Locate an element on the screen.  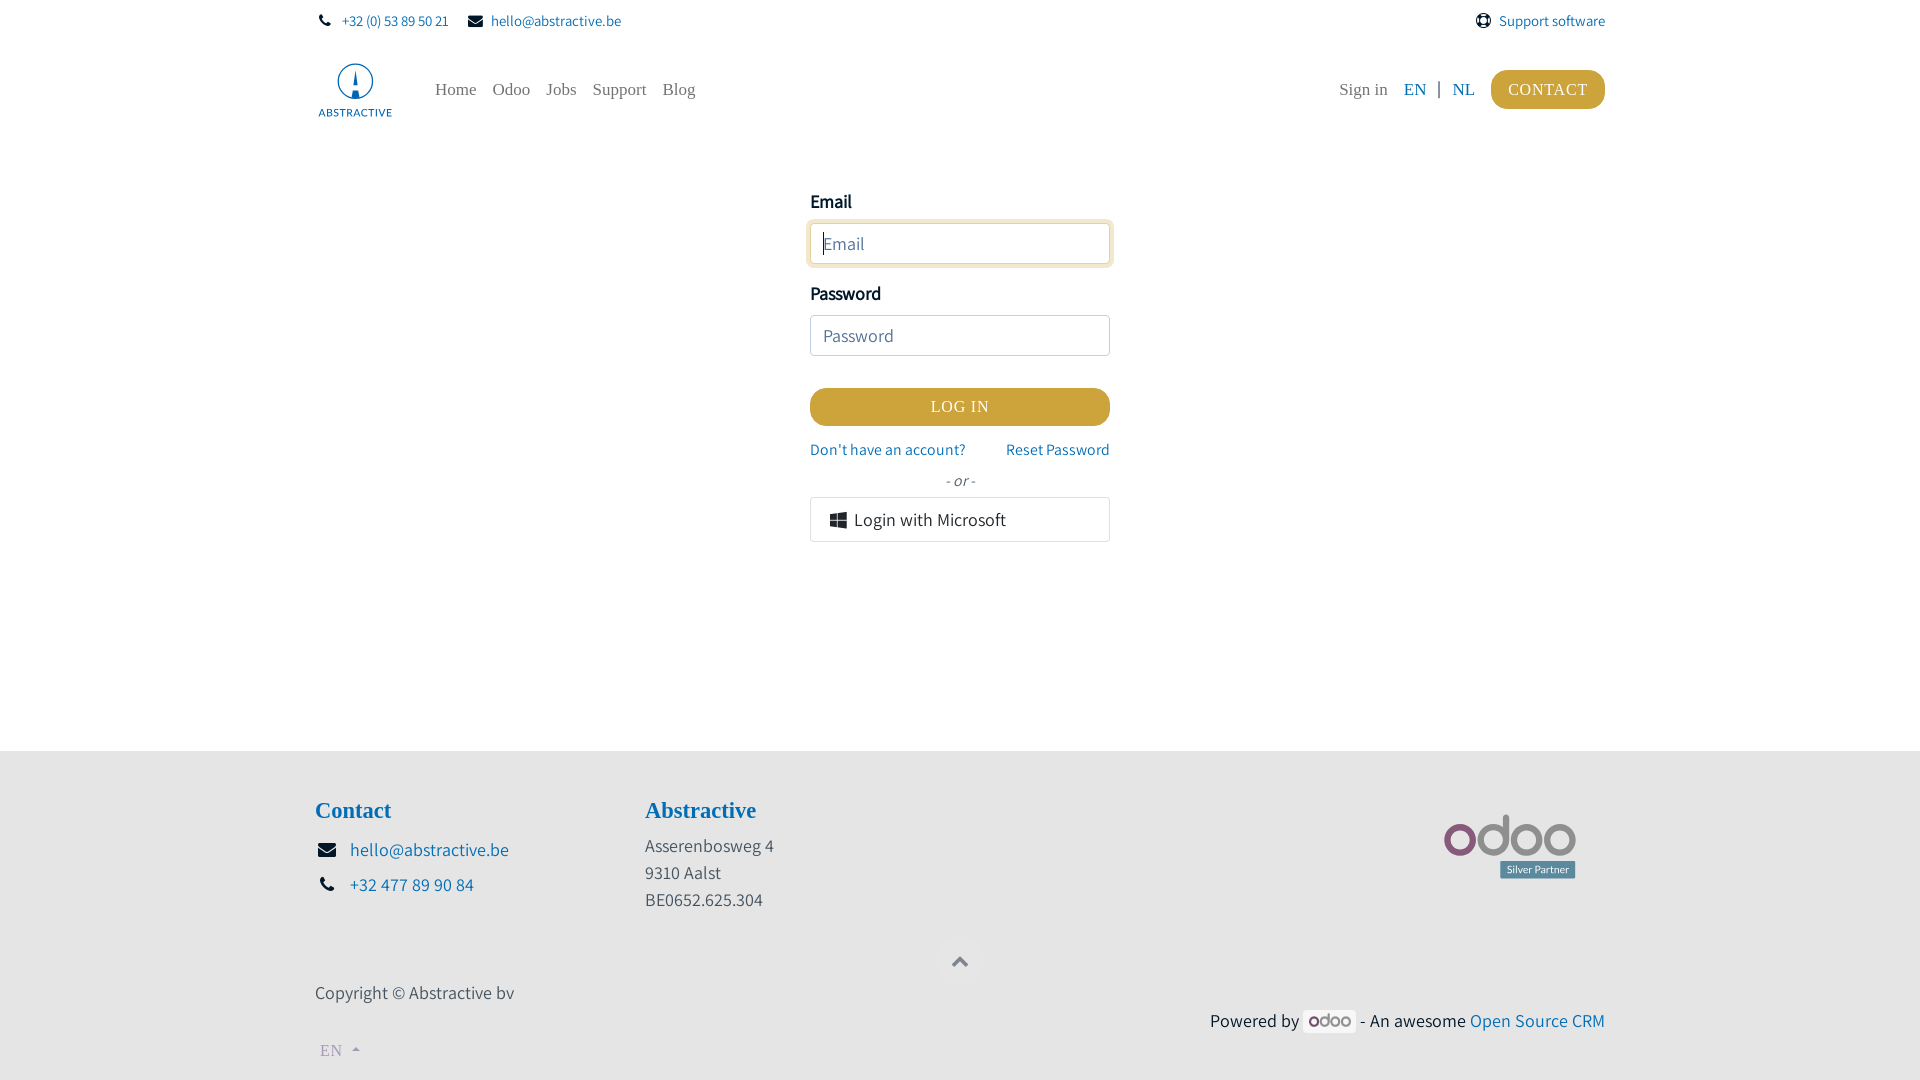
'Home' is located at coordinates (455, 88).